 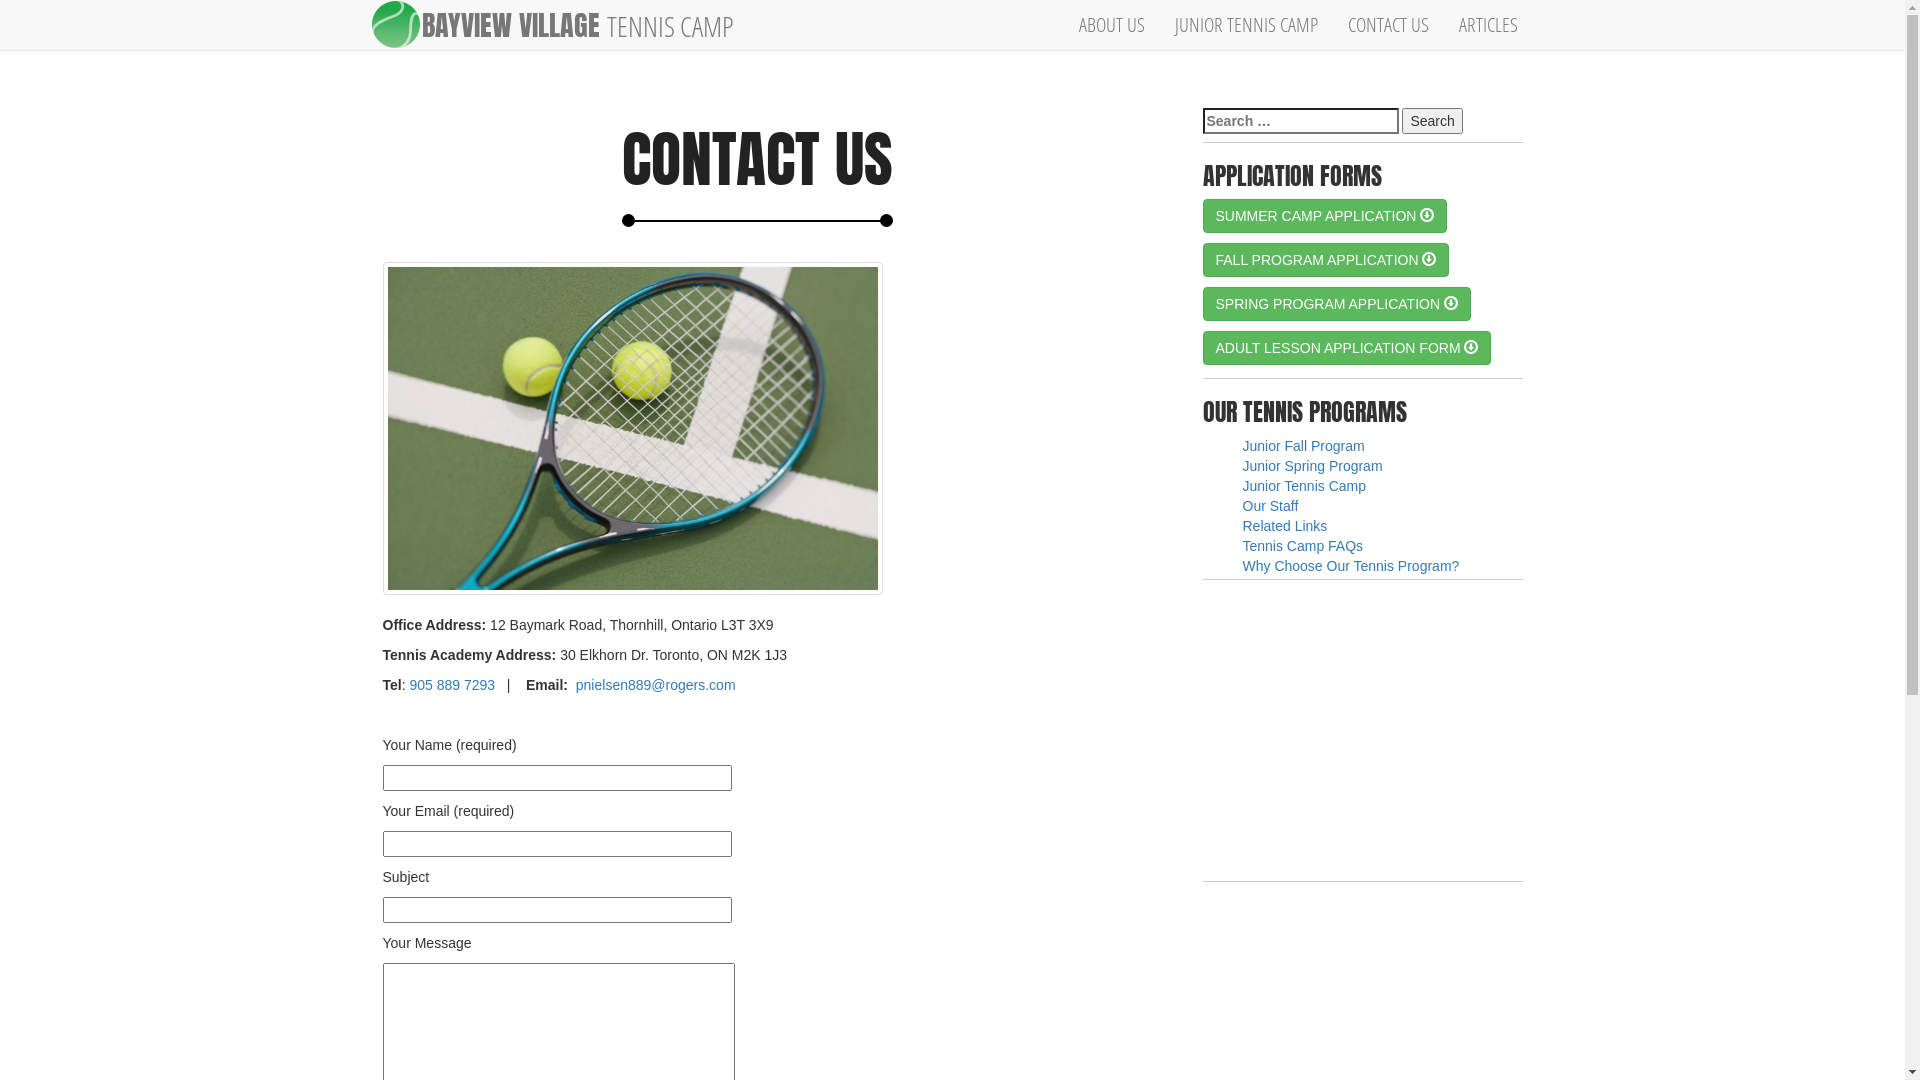 I want to click on 'pnielsen889@rogers.com', so click(x=656, y=684).